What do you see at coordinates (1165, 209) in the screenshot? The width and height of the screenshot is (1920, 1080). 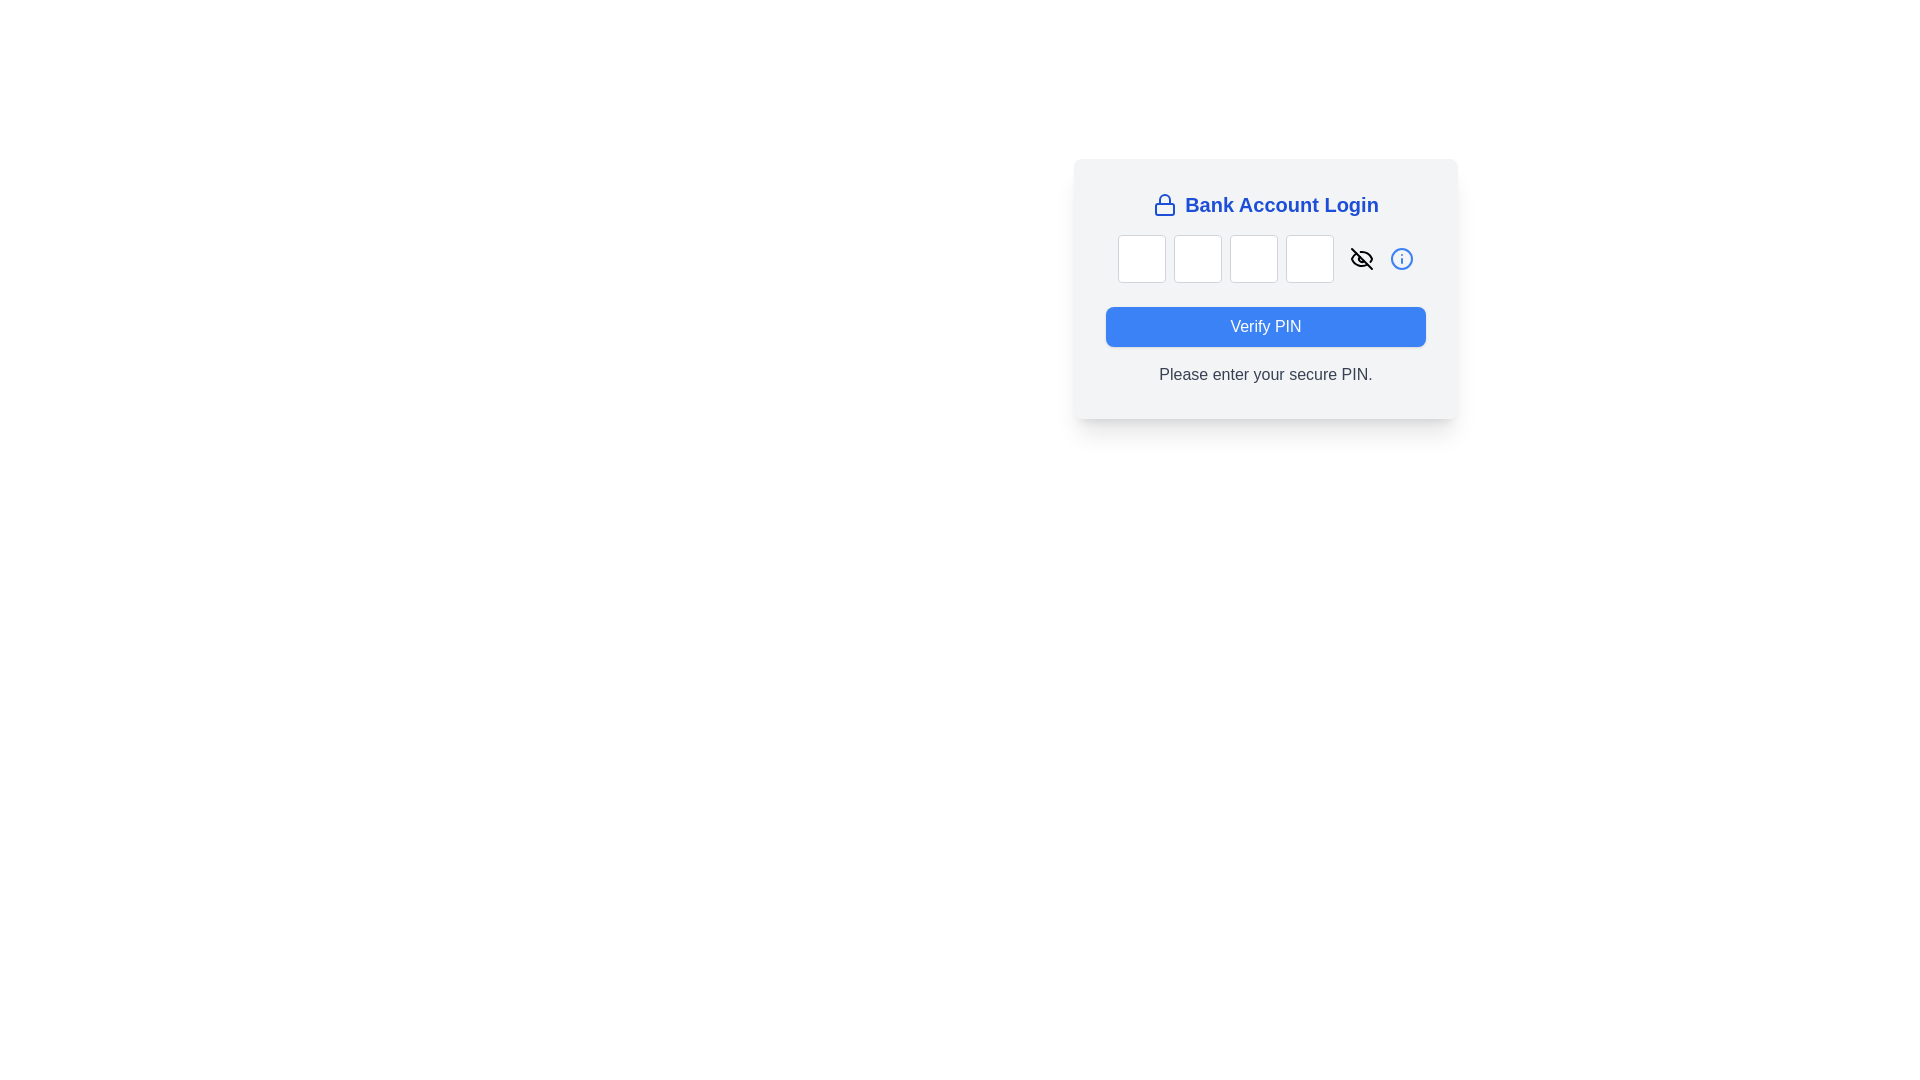 I see `the lock body icon component, which visually represents a locked state for security indication, located above the 'Bank Account Login' title` at bounding box center [1165, 209].